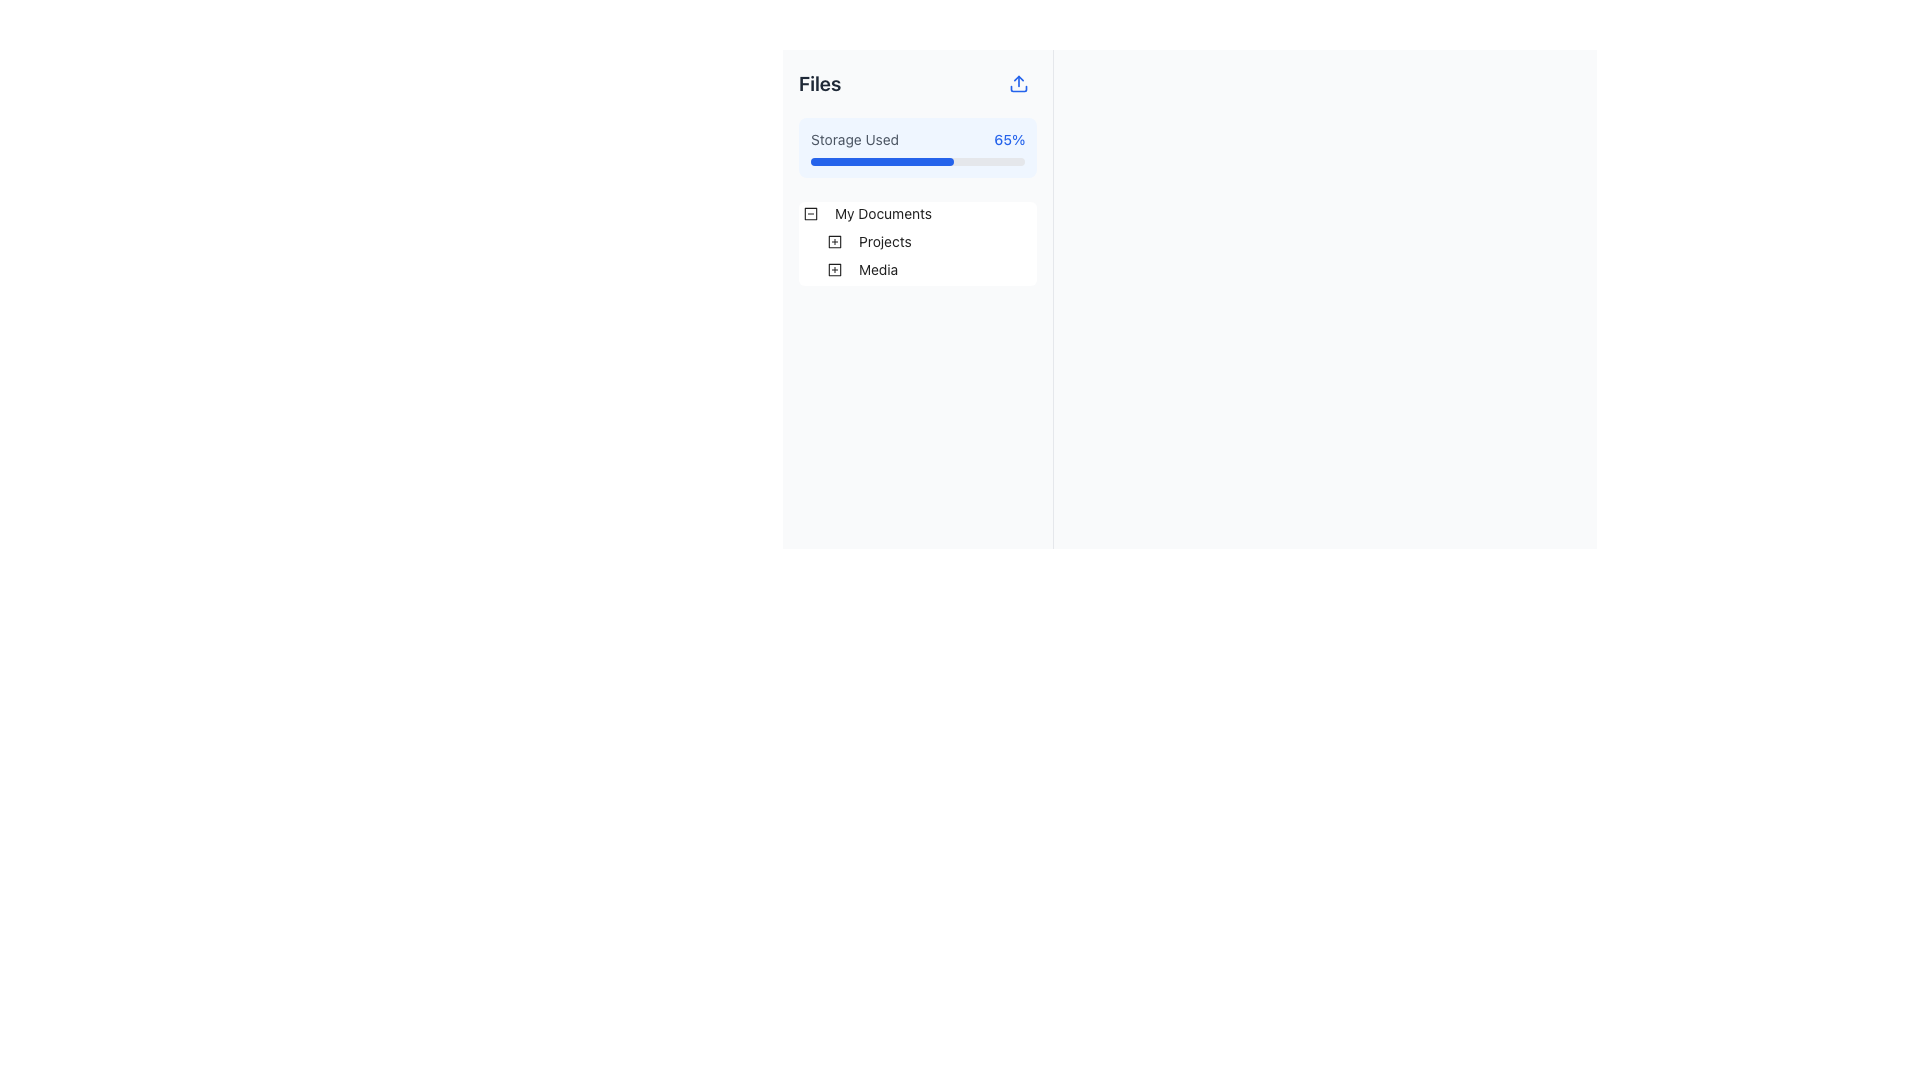 The width and height of the screenshot is (1920, 1080). I want to click on the progress bar with a gray background and blue foreground that is located below the 'Storage Used' text and '65%' percentage within the storage usage card, so click(917, 161).